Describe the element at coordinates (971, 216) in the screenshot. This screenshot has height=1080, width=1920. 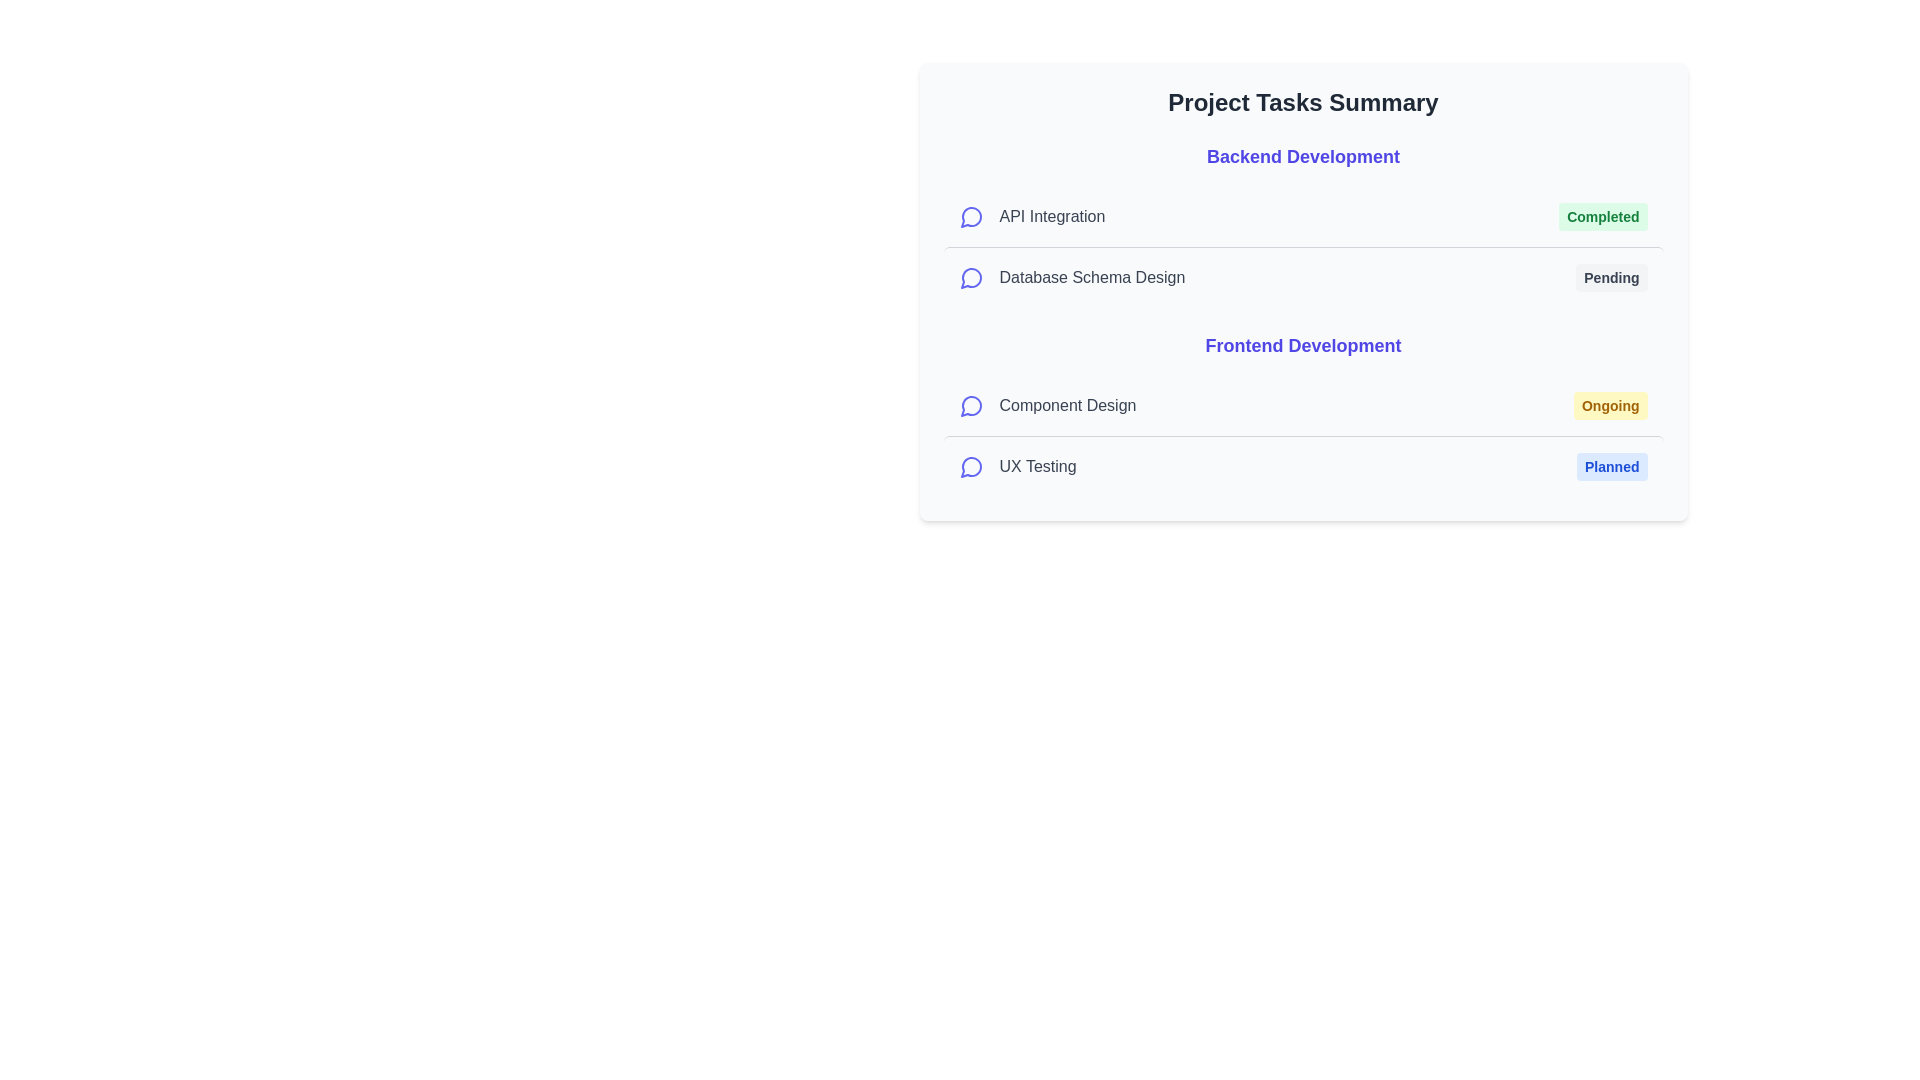
I see `the chat icon located within the 'API Integration' group, which visually represents communication capabilities` at that location.